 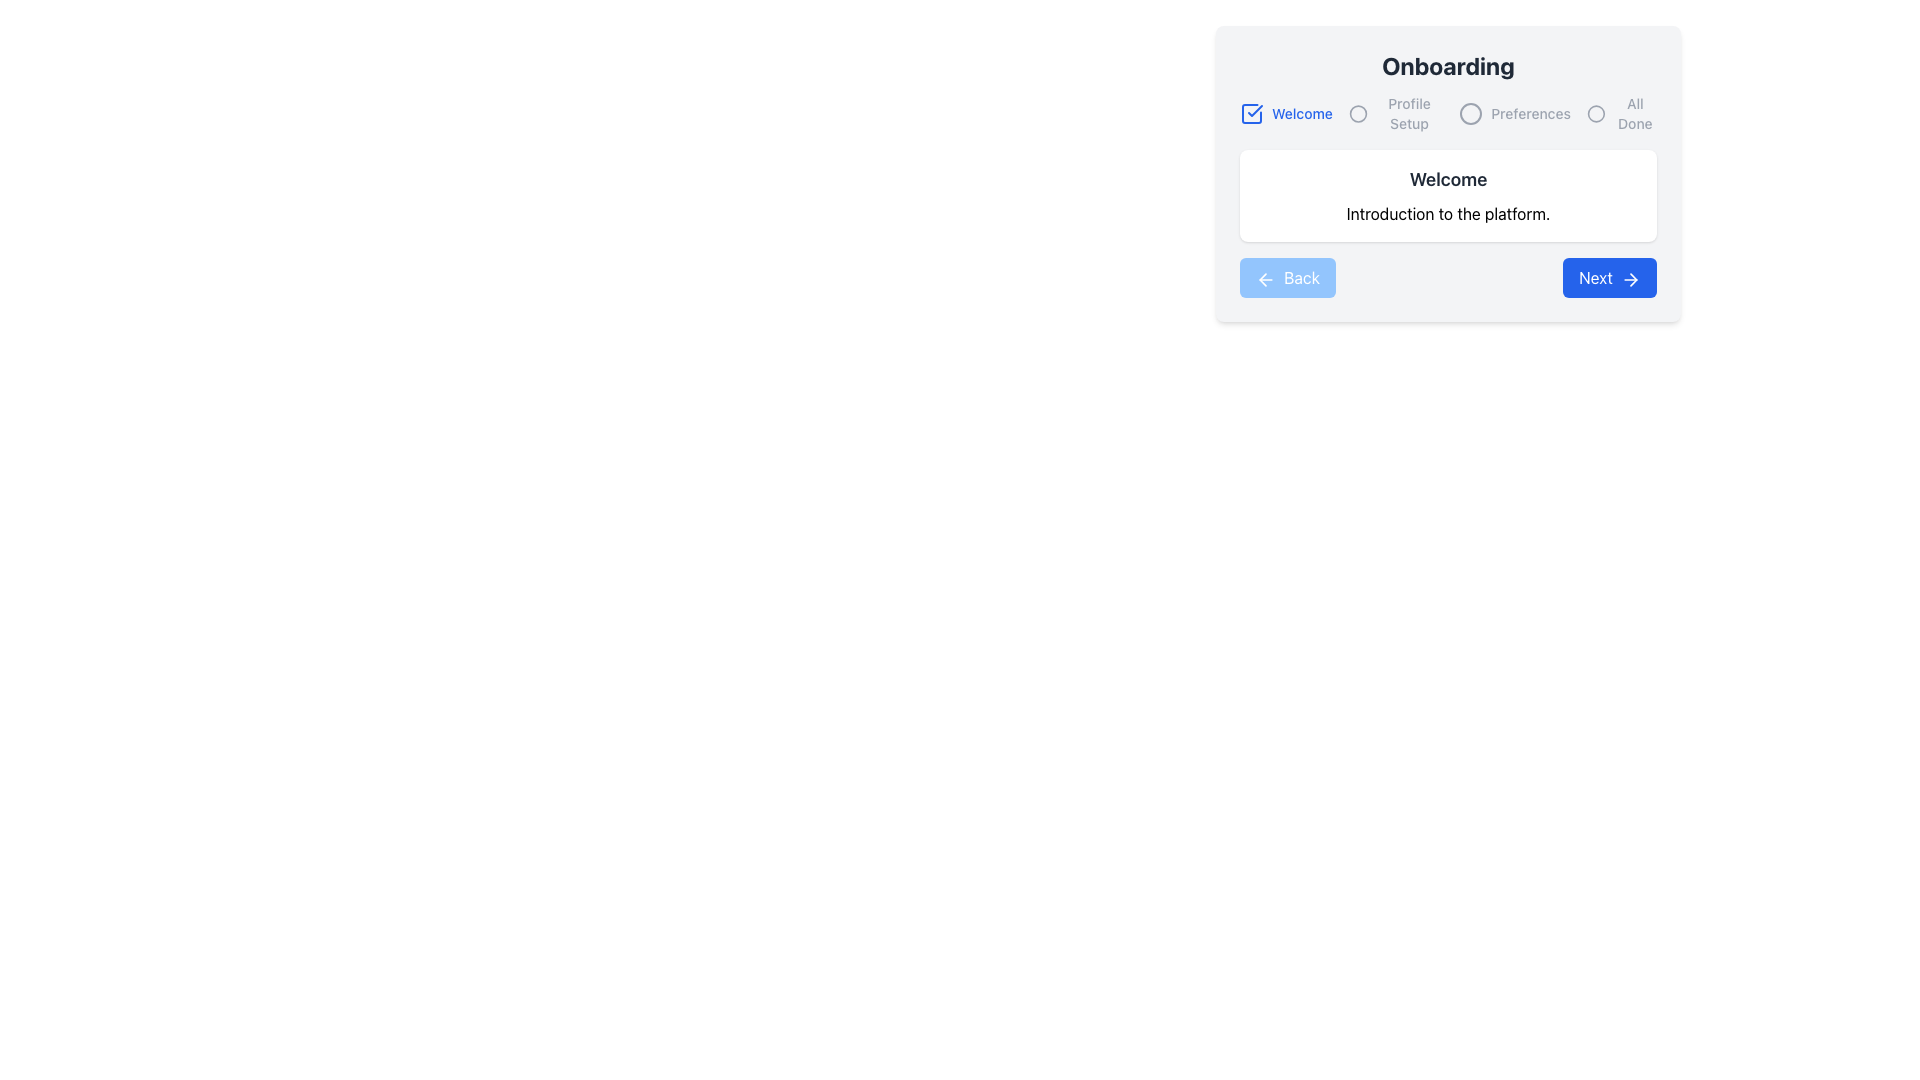 What do you see at coordinates (1254, 111) in the screenshot?
I see `the checkmark icon in the middle-right section of the interface, which indicates completion or selection status` at bounding box center [1254, 111].